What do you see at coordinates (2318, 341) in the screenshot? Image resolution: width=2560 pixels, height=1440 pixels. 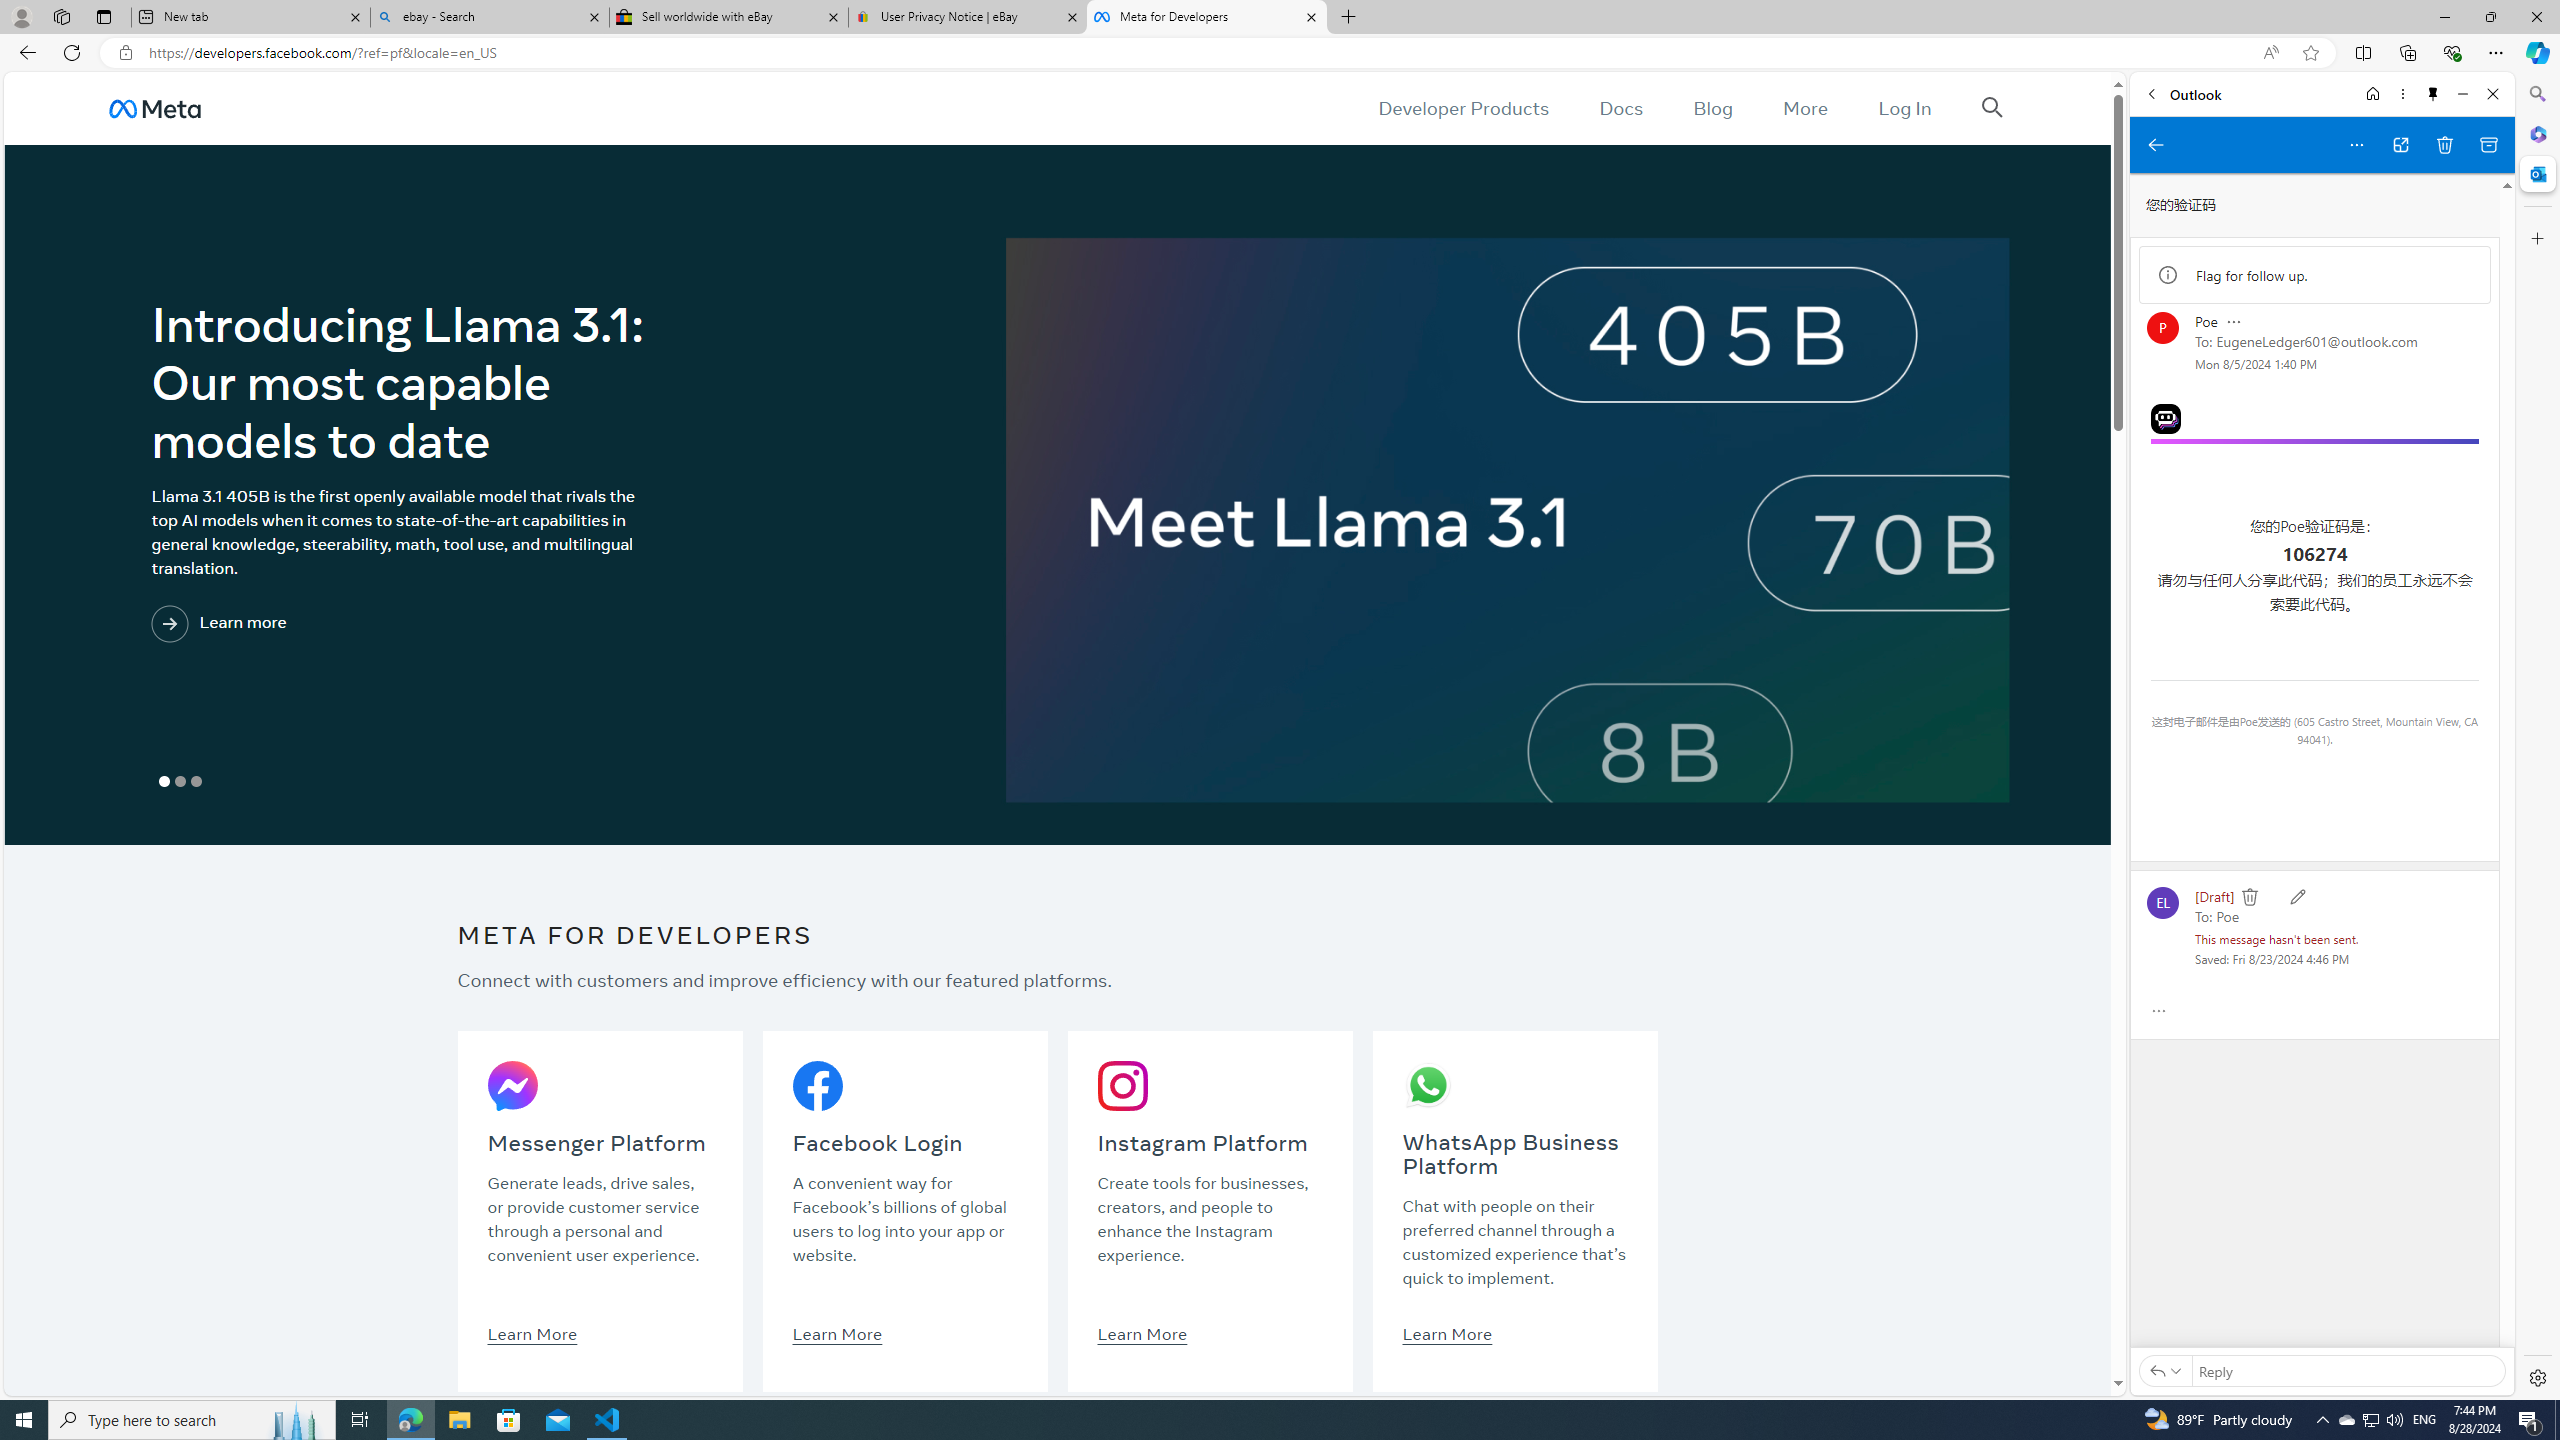 I see `'EugeneLedger601@outlook.com'` at bounding box center [2318, 341].